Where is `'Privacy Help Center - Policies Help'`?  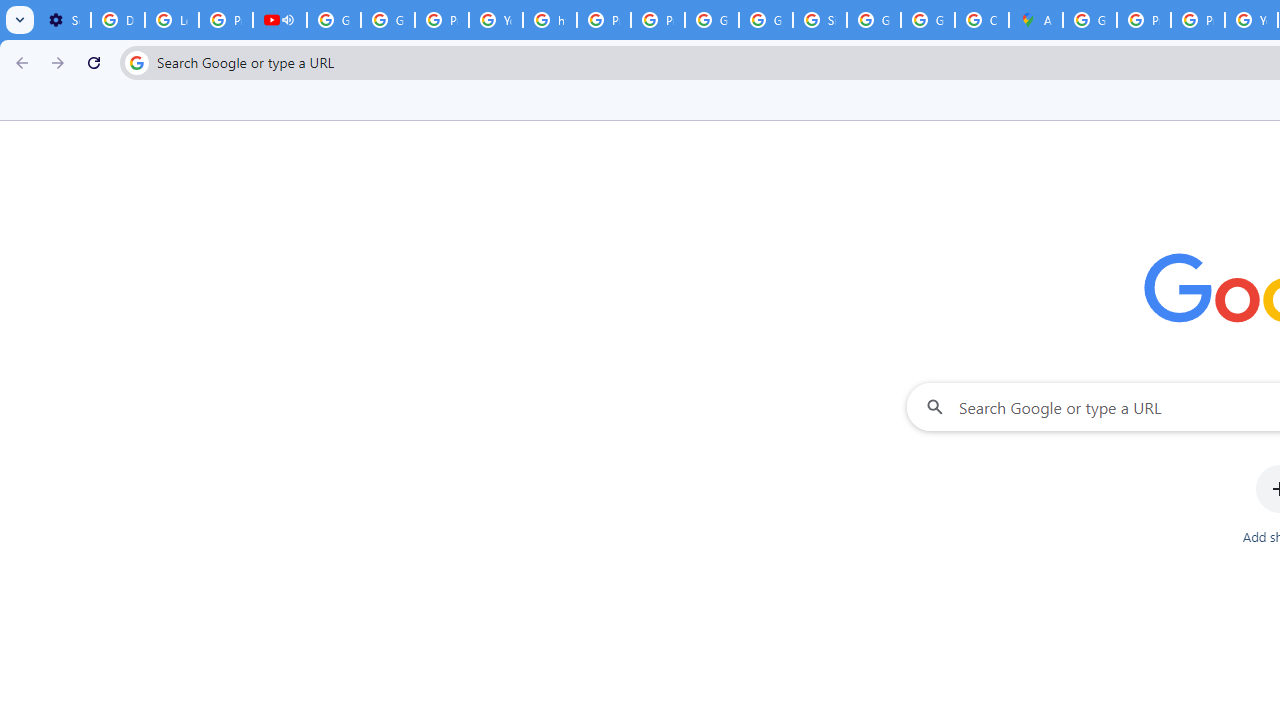
'Privacy Help Center - Policies Help' is located at coordinates (1198, 20).